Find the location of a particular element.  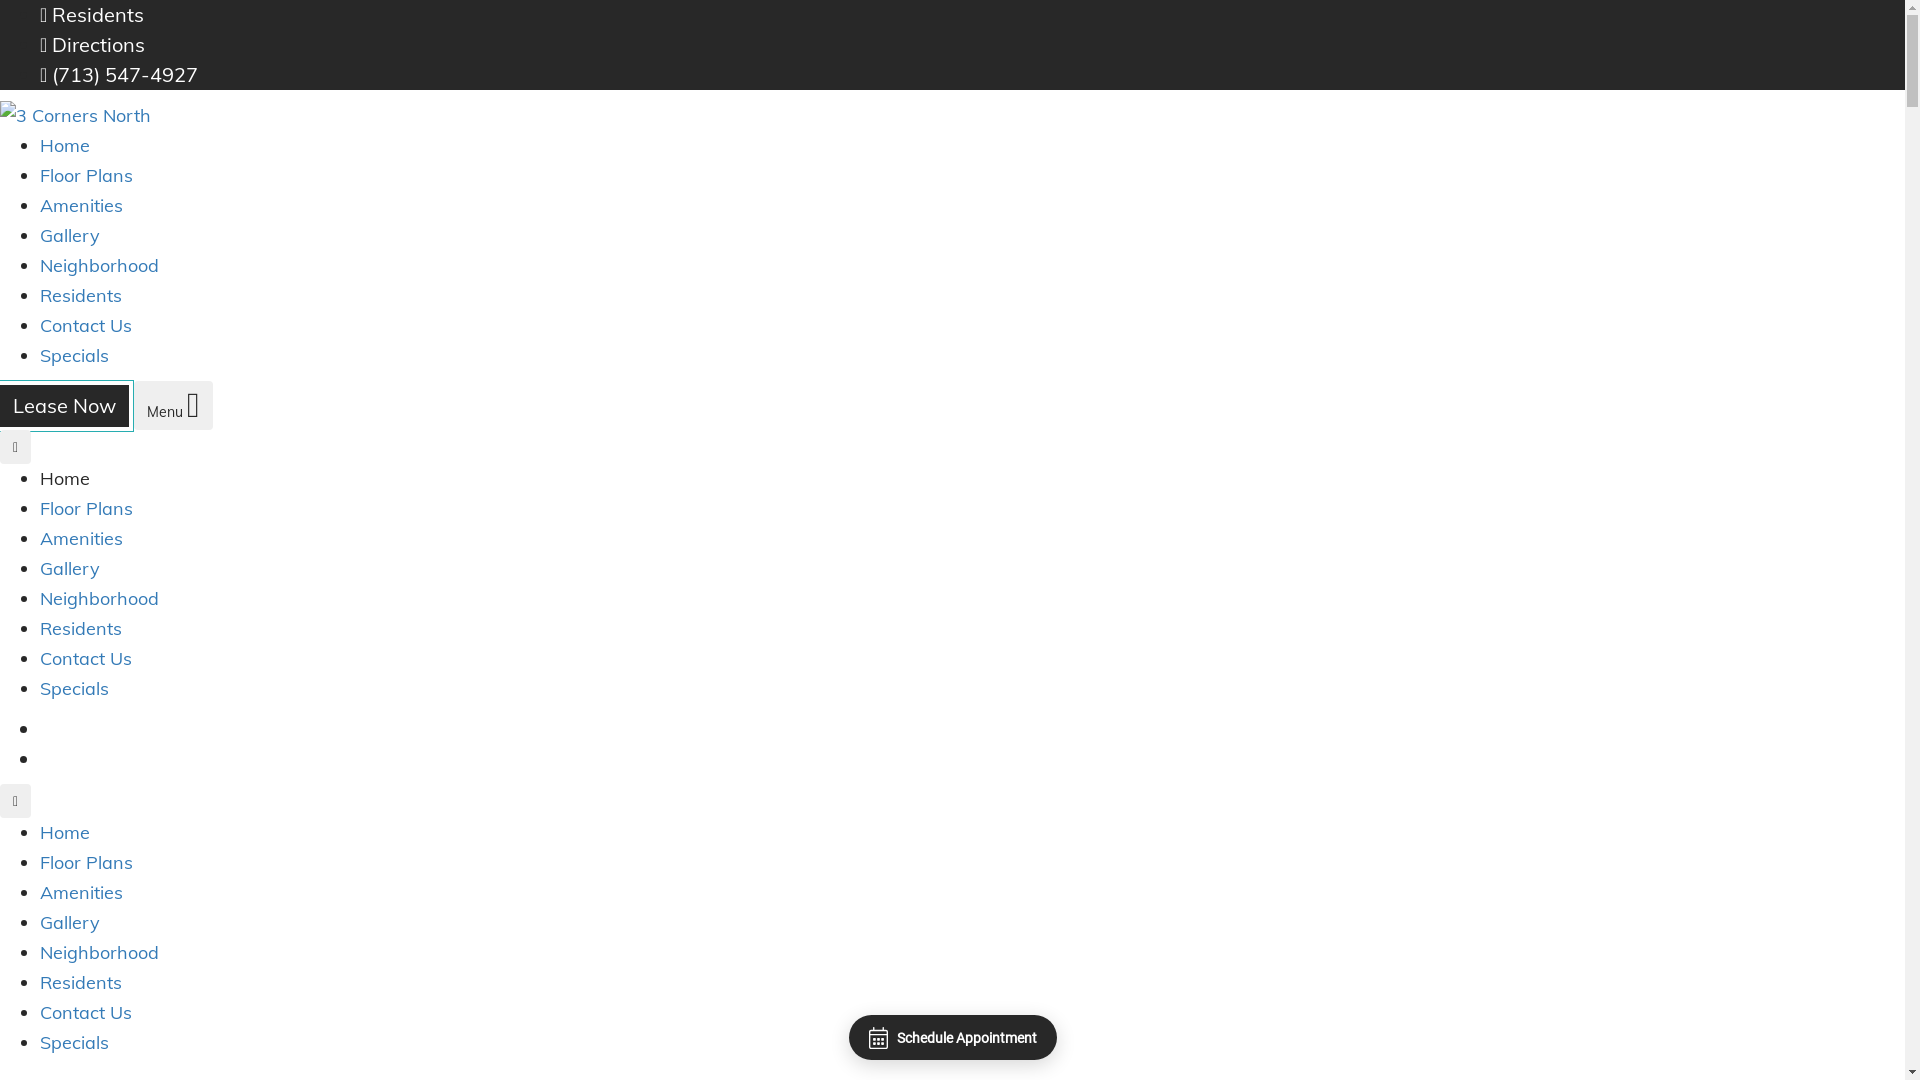

'Specials' is located at coordinates (74, 1041).